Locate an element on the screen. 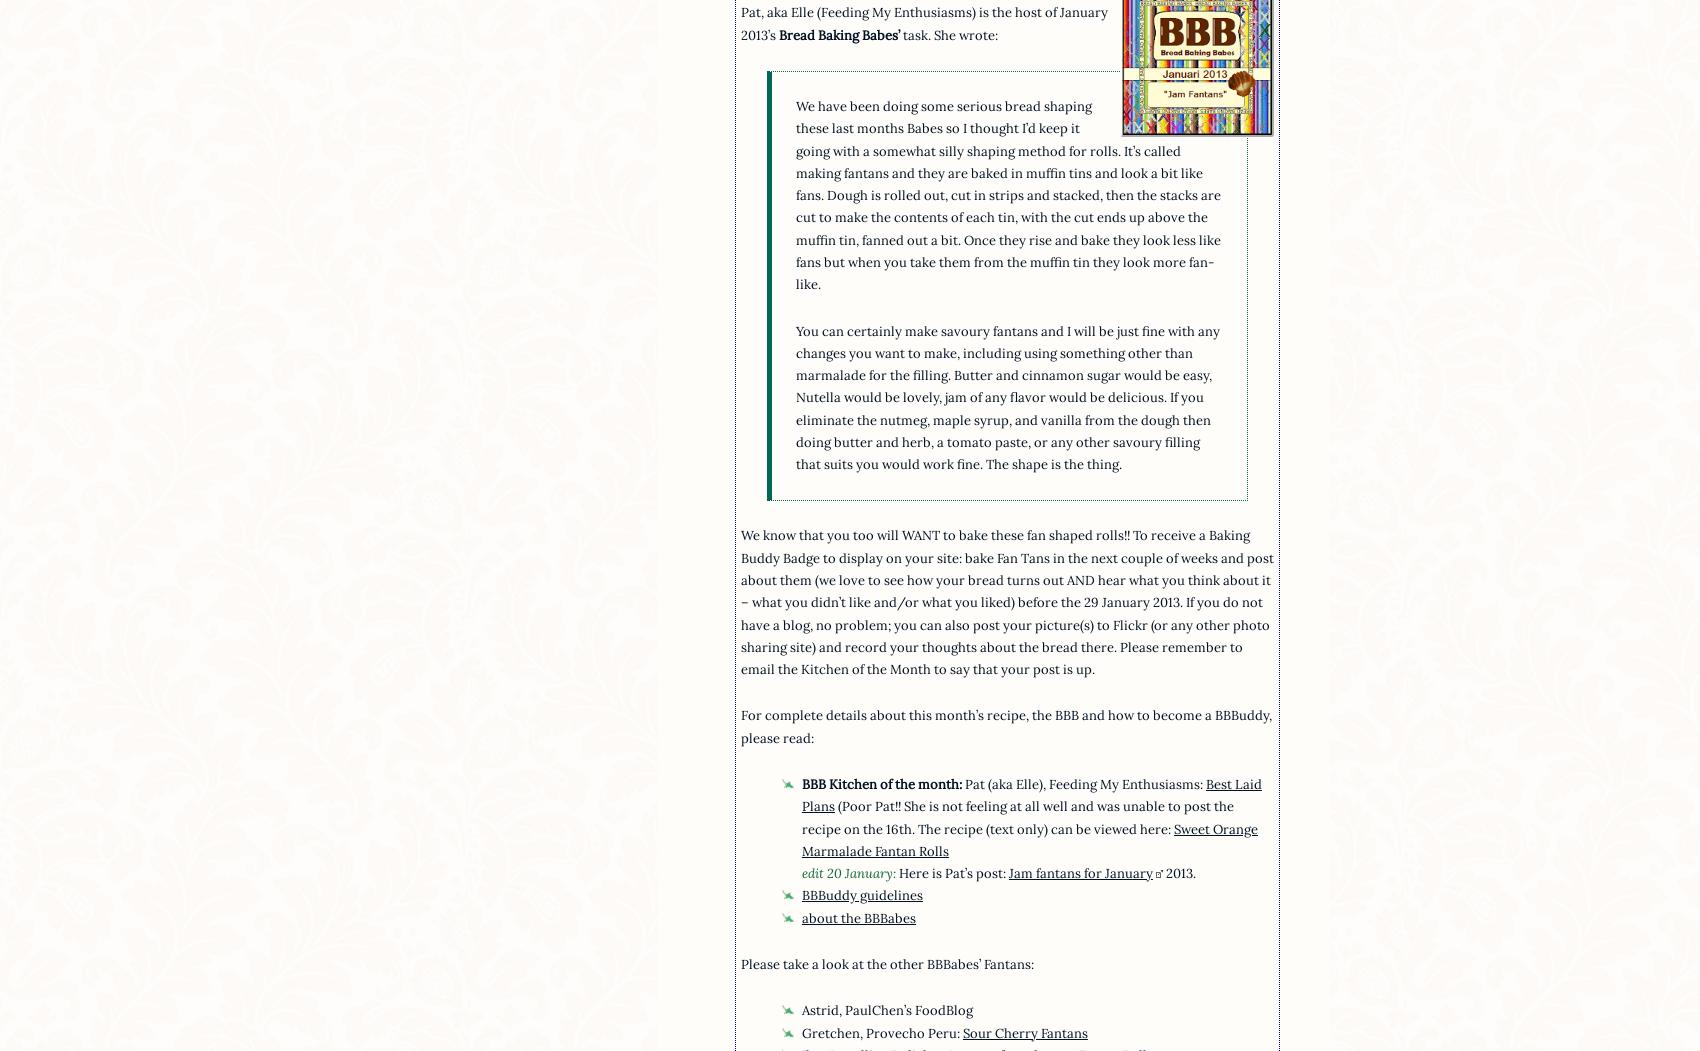  'Please take a look at the other BBBabes’ Fantans:' is located at coordinates (886, 962).